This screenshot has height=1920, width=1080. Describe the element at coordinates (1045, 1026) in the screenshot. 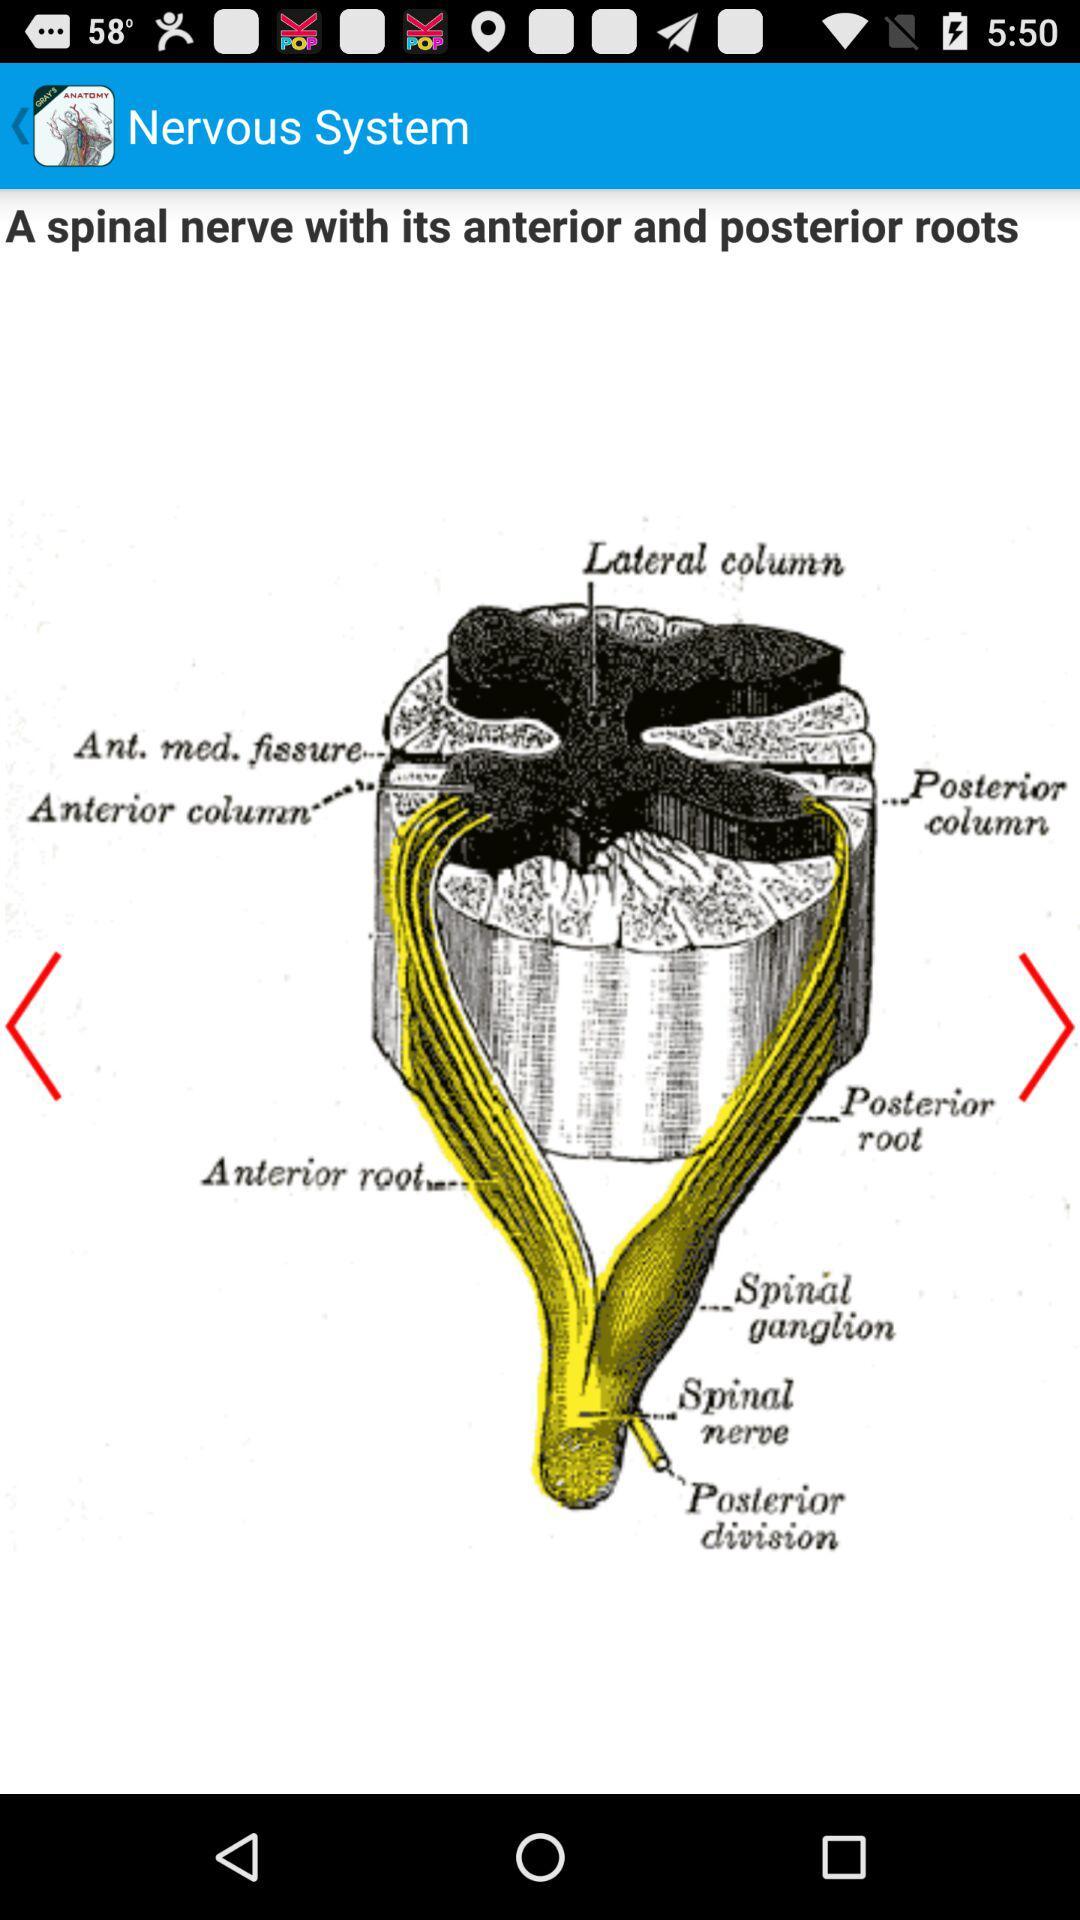

I see `next` at that location.